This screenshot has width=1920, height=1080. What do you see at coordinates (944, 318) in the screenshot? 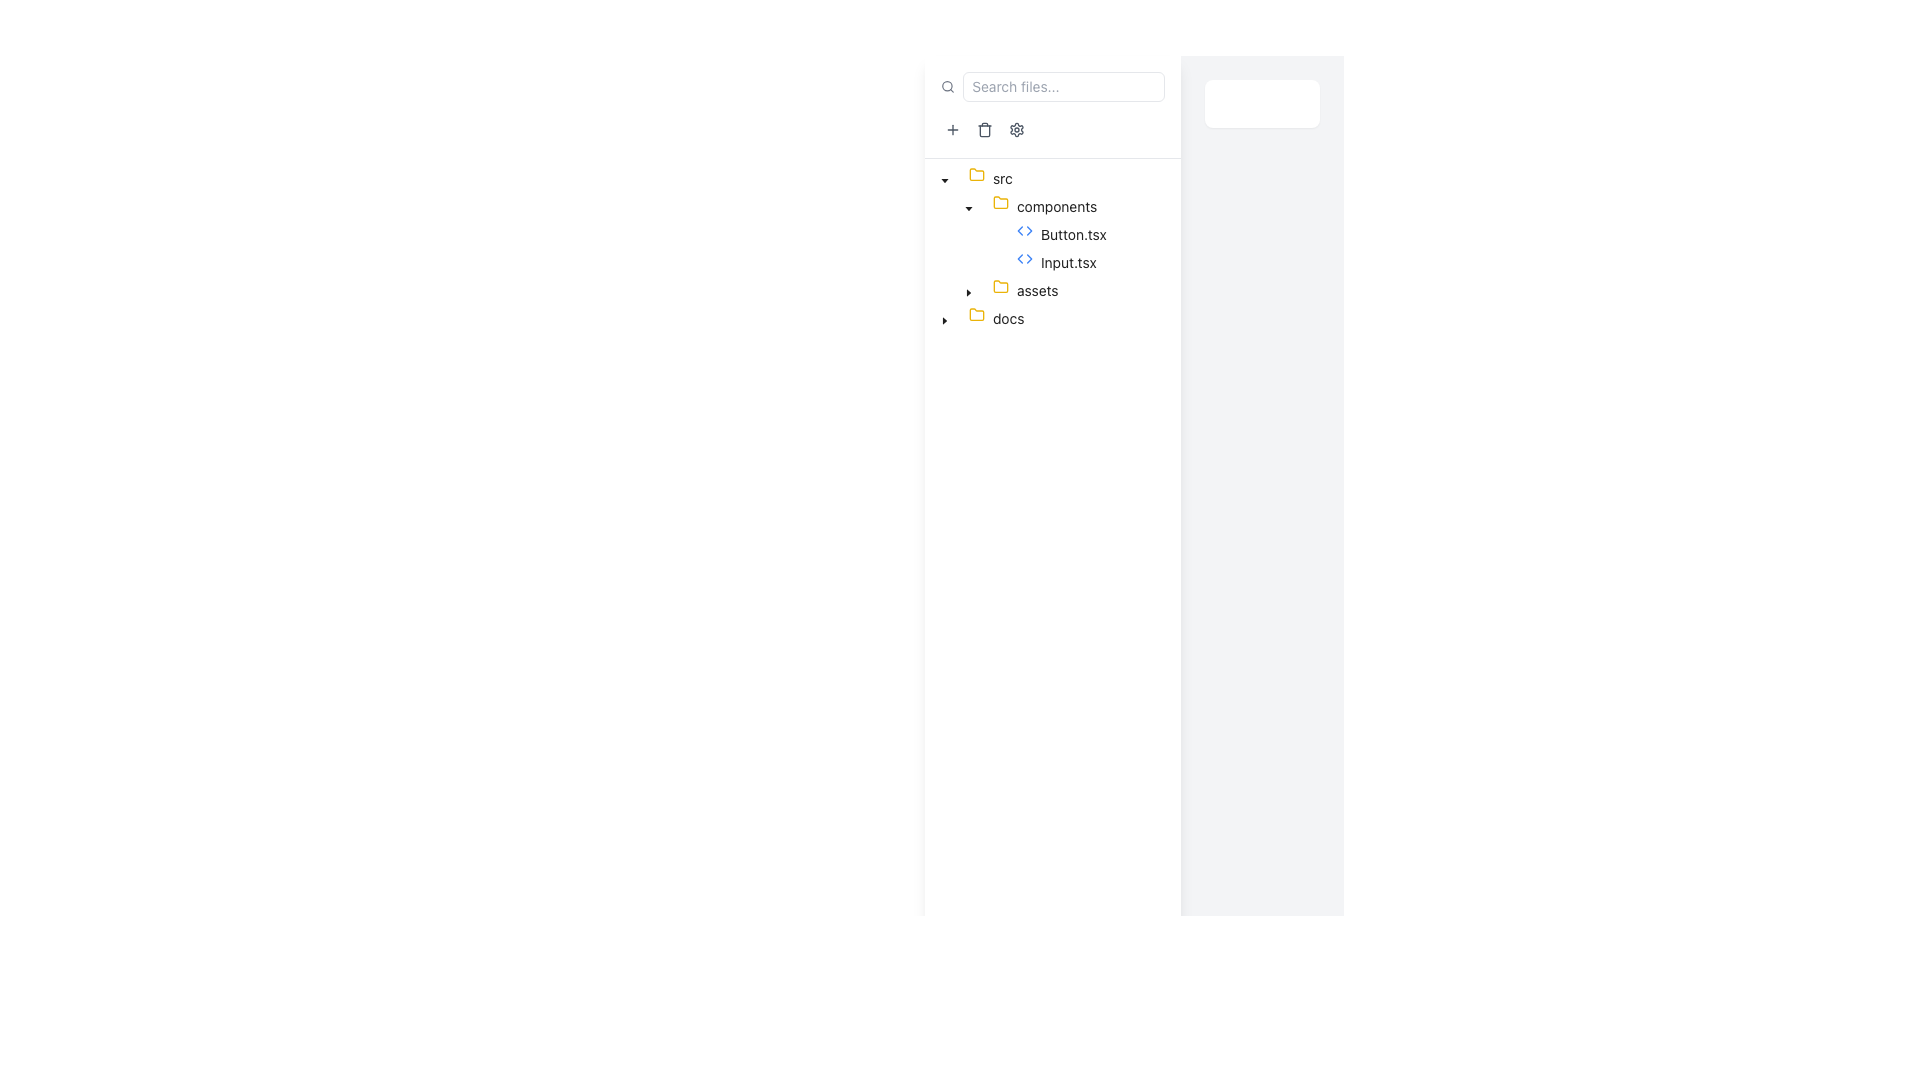
I see `the Tree toggler button, a small triangle icon pointing to the right` at bounding box center [944, 318].